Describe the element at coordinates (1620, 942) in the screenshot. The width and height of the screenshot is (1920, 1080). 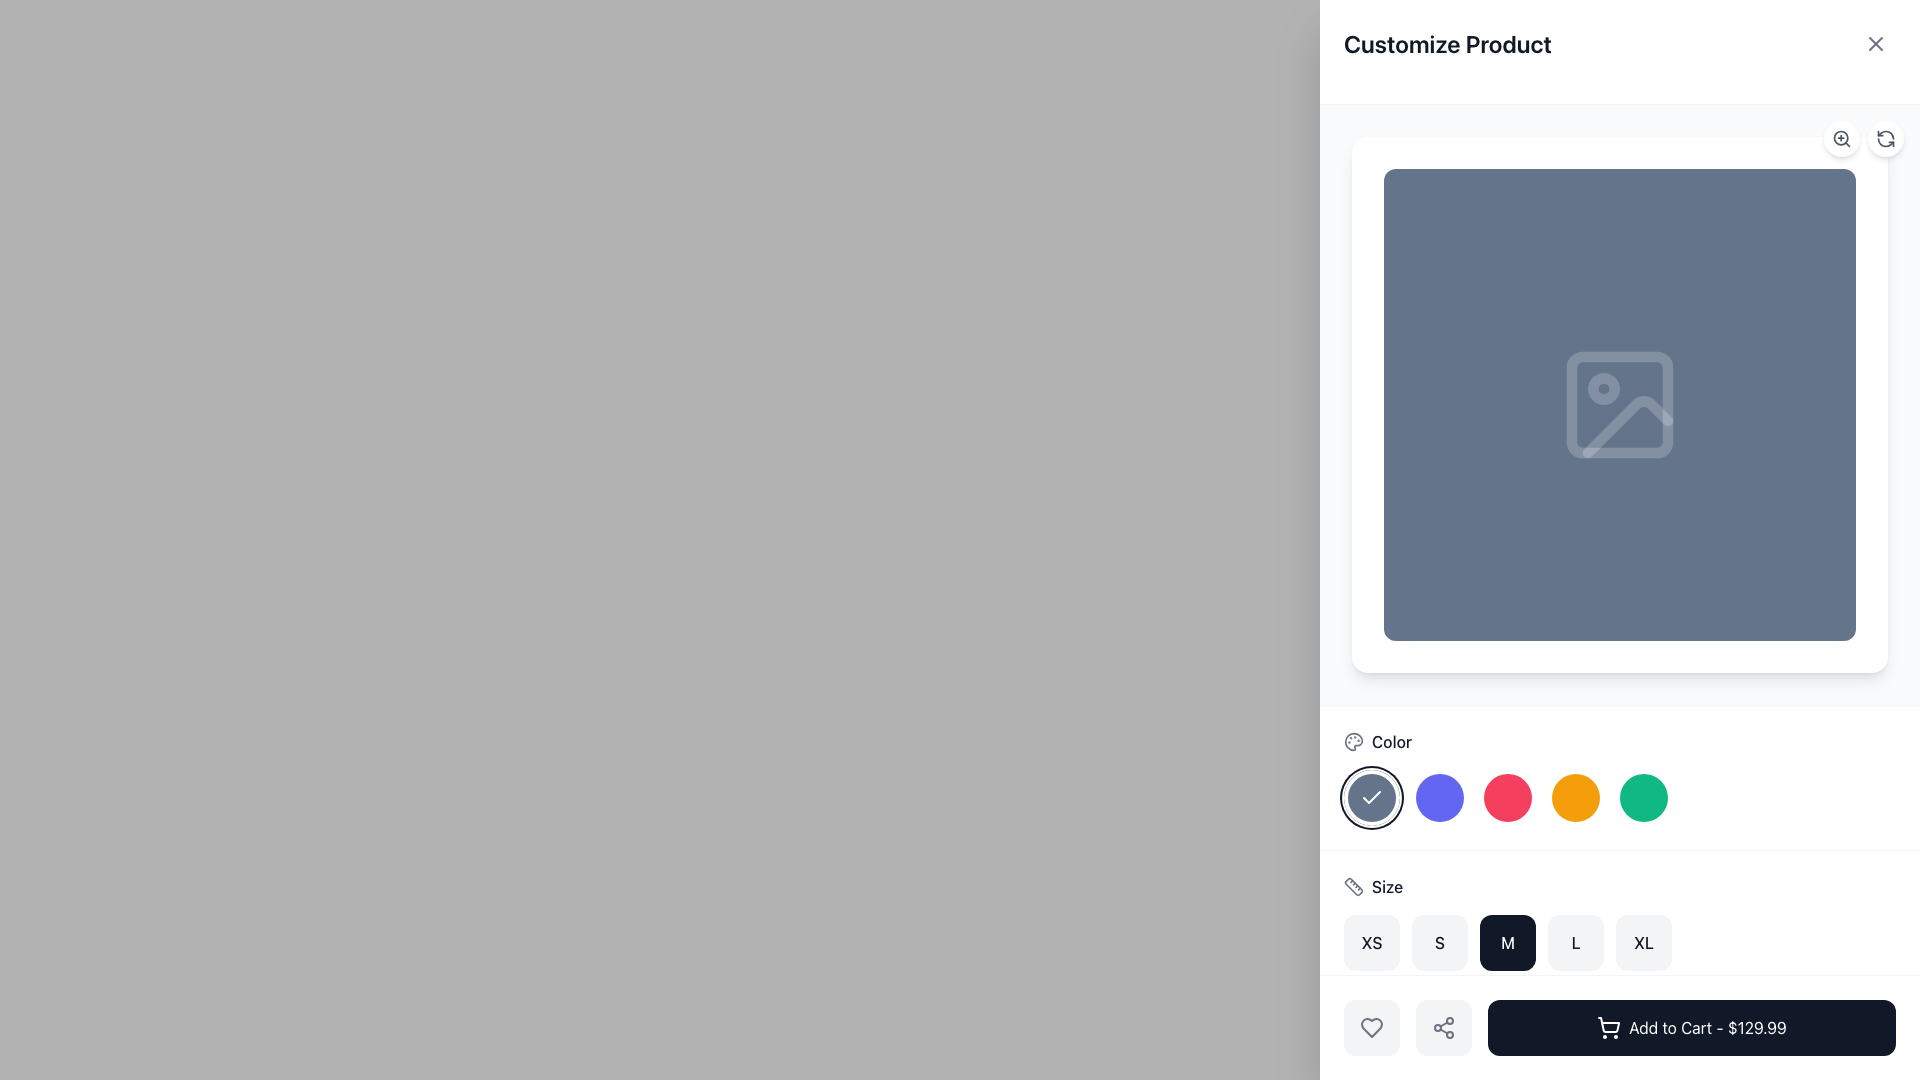
I see `the 'XL' size selector button located in the 'Size' section, which is the last option in the horizontal list of size buttons` at that location.